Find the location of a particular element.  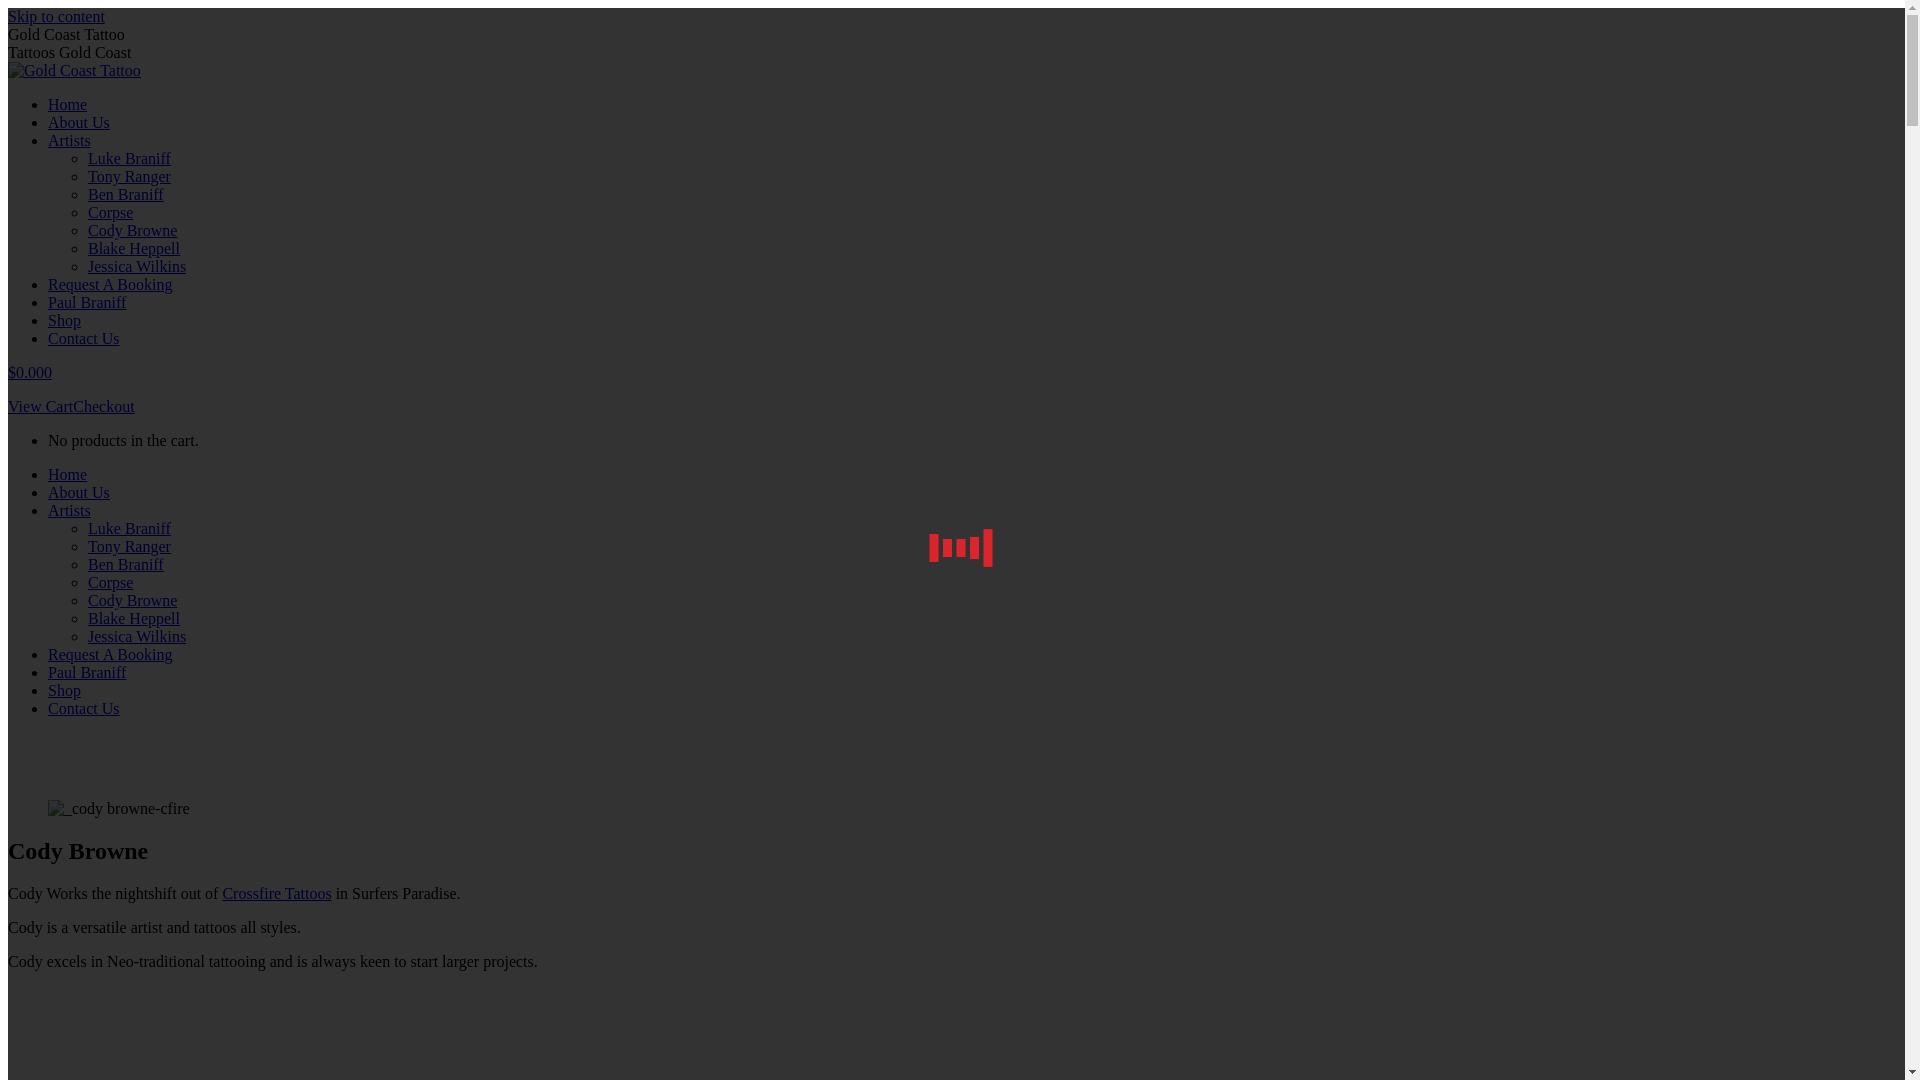

'Ben Braniff' is located at coordinates (124, 564).